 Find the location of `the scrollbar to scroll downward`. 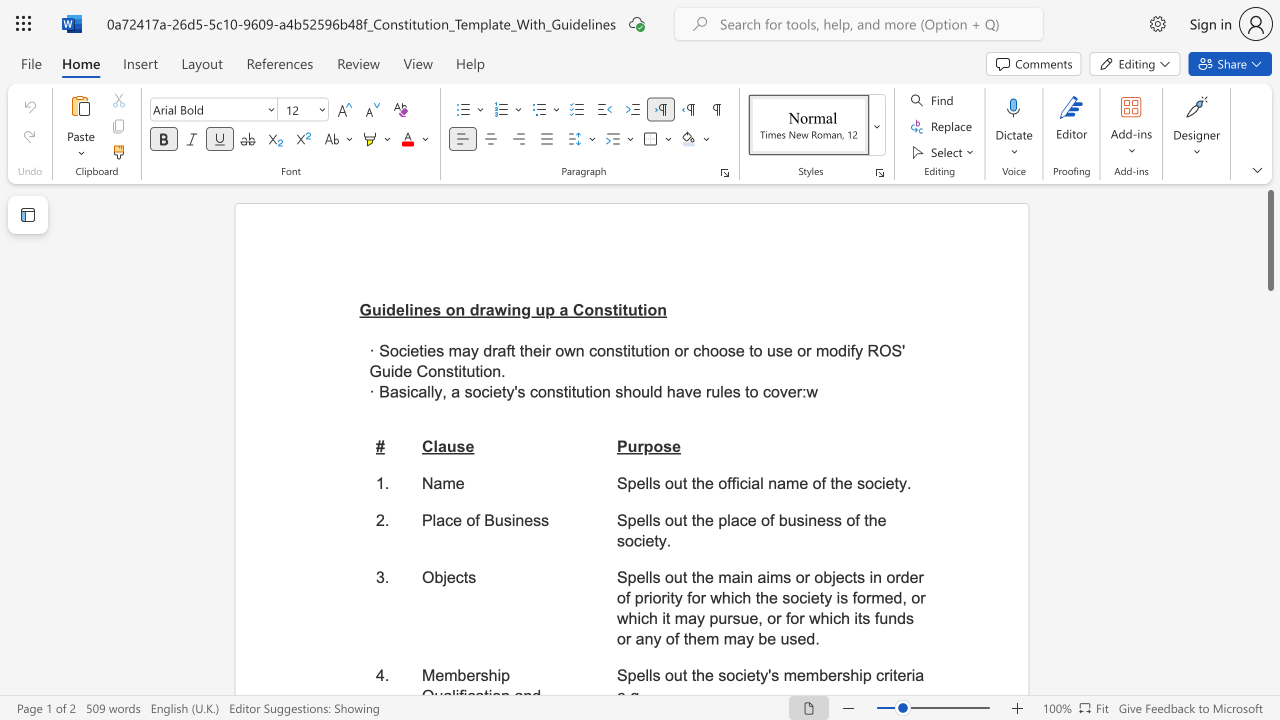

the scrollbar to scroll downward is located at coordinates (1269, 390).